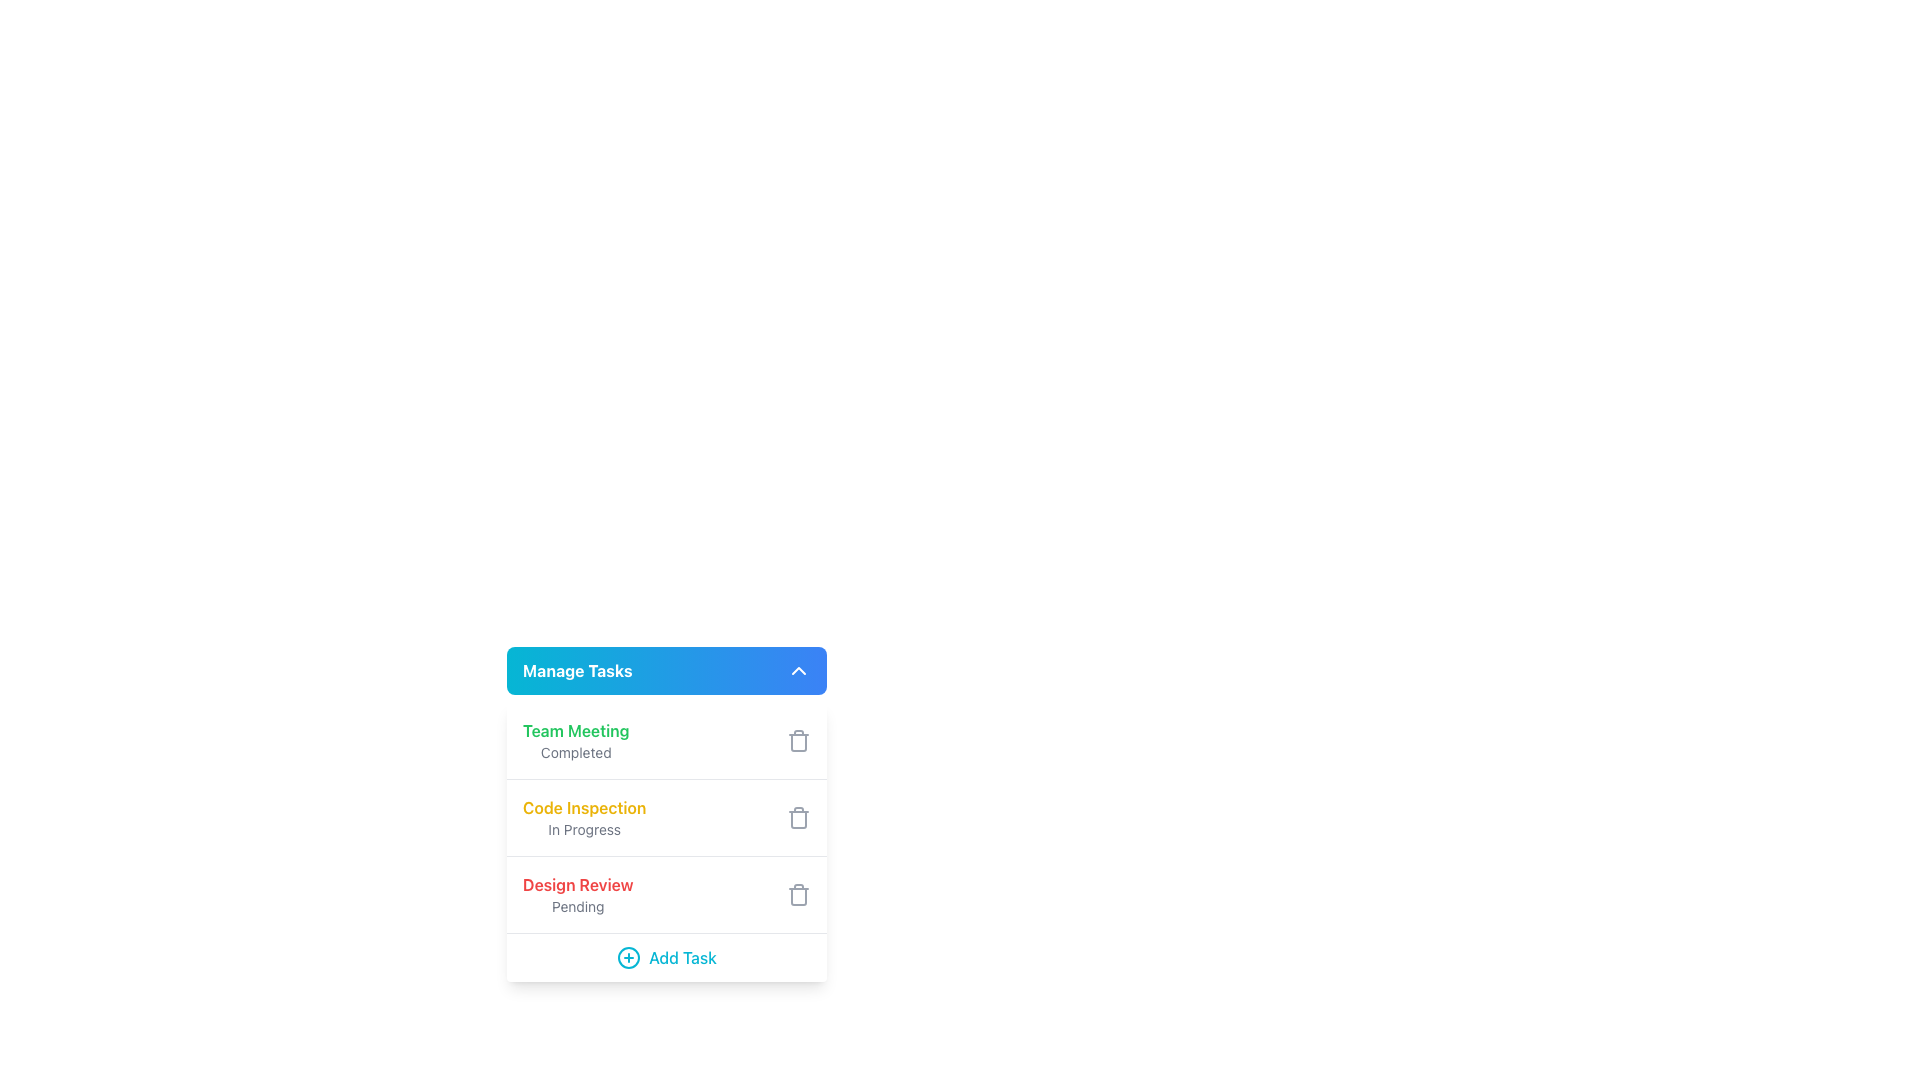 This screenshot has height=1080, width=1920. I want to click on the 'Code Inspection' task entry, which has a bold yellow title and a gray subtext indicating its status as 'In Progress', so click(667, 817).